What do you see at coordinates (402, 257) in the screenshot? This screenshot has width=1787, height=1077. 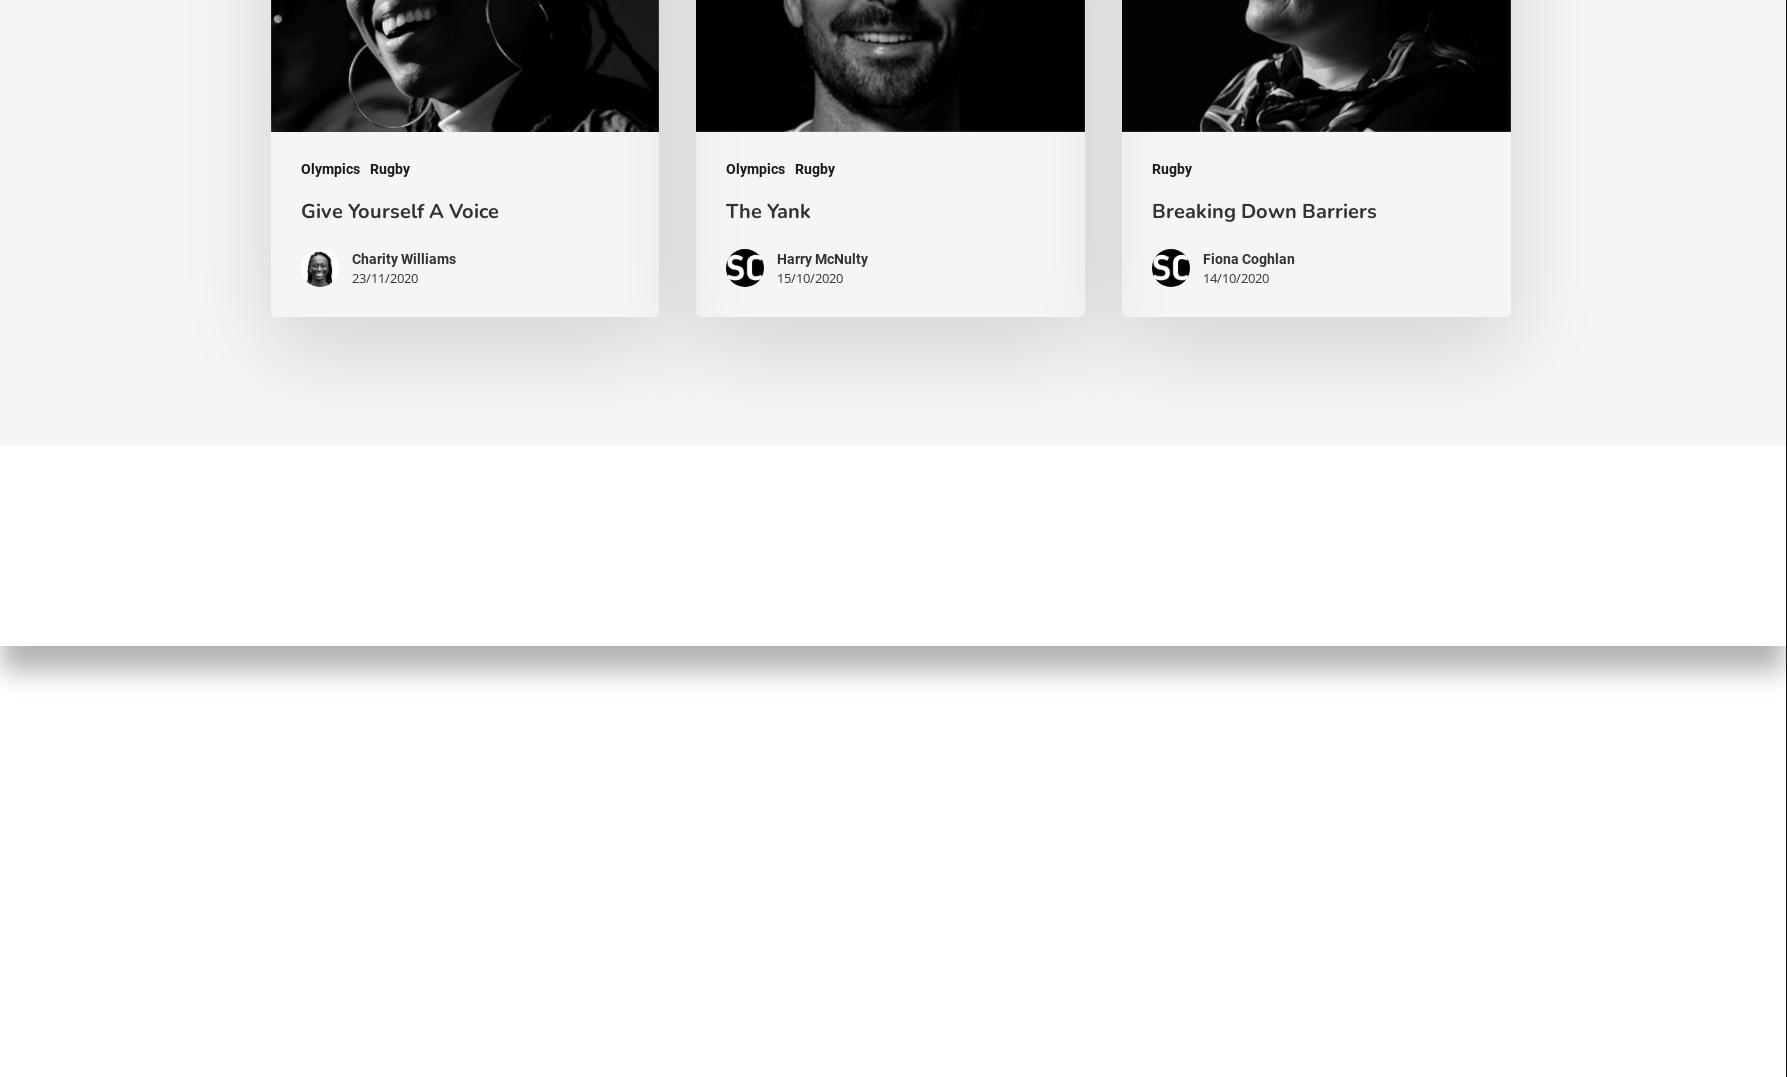 I see `'Charity Williams'` at bounding box center [402, 257].